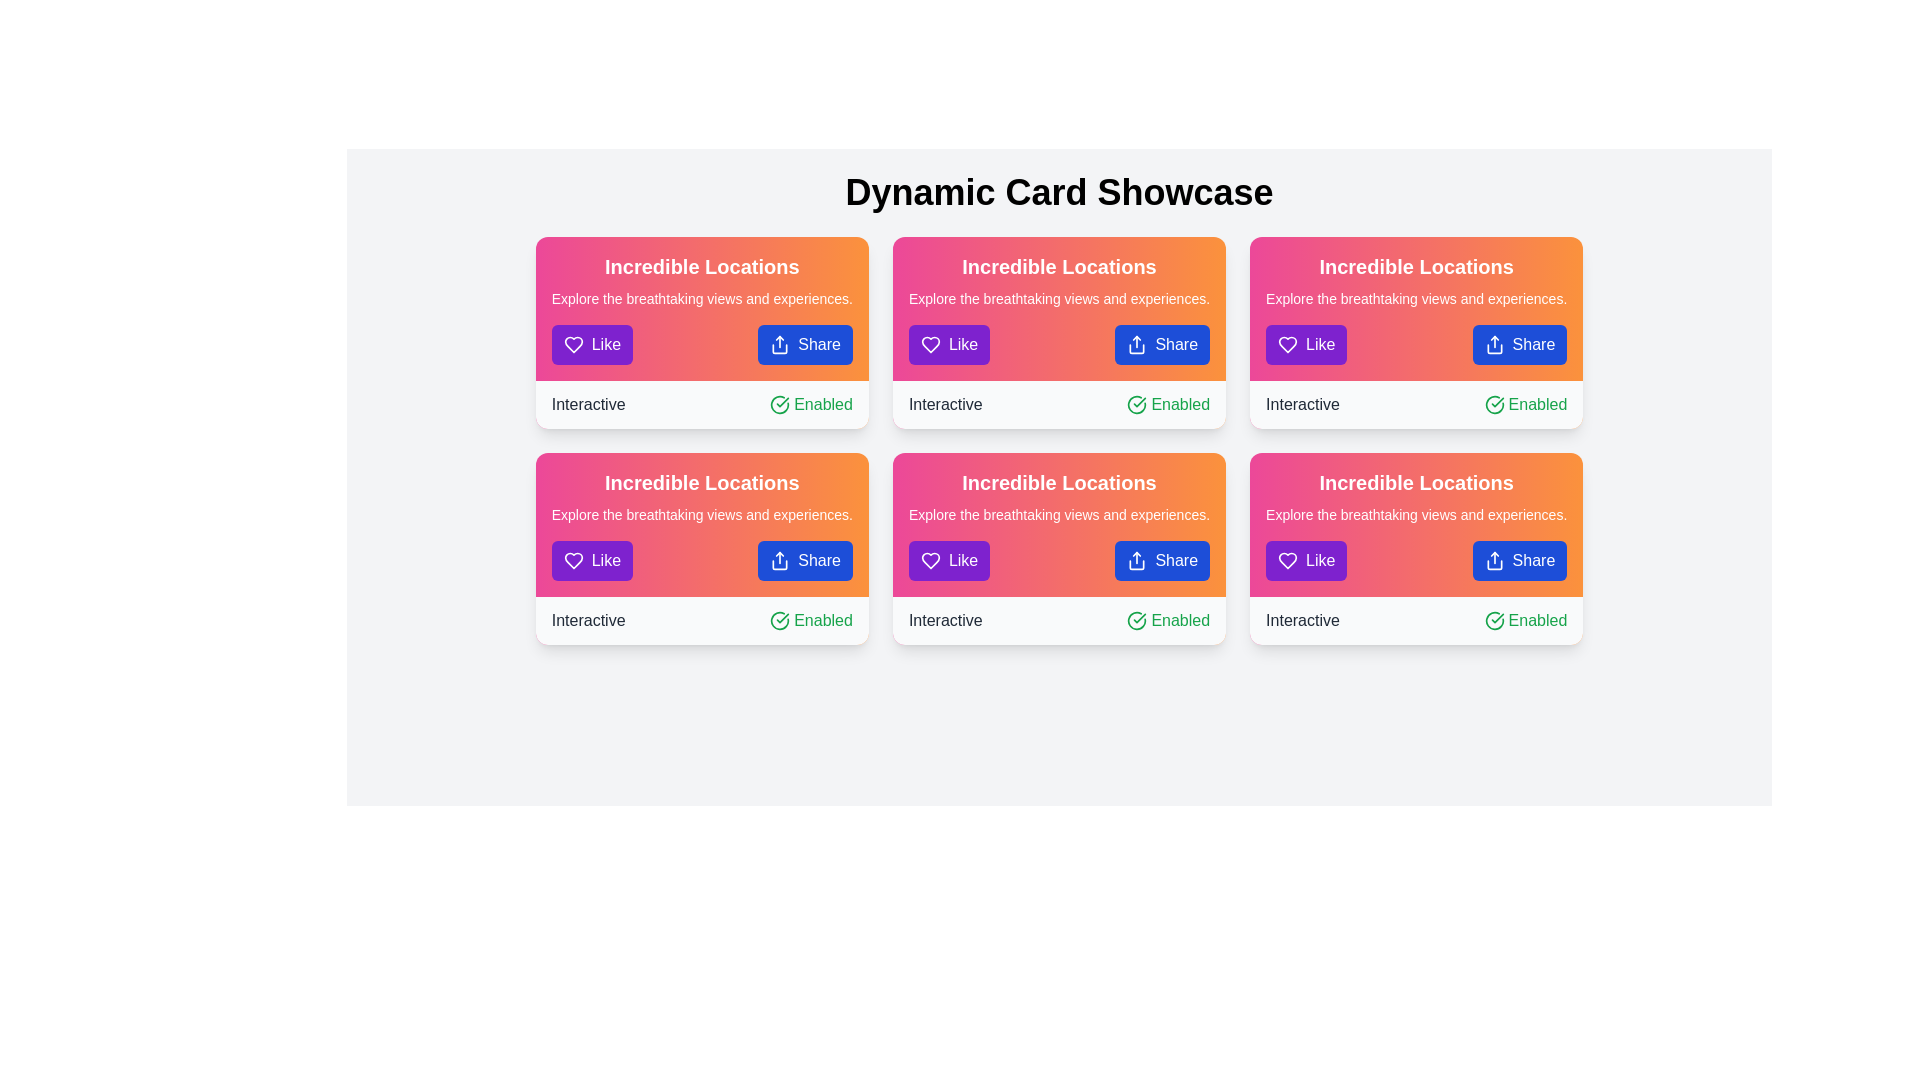 The height and width of the screenshot is (1080, 1920). Describe the element at coordinates (572, 343) in the screenshot. I see `the purple heart SVG icon located within the 'Like' button on the card, which has a purple background and white text` at that location.